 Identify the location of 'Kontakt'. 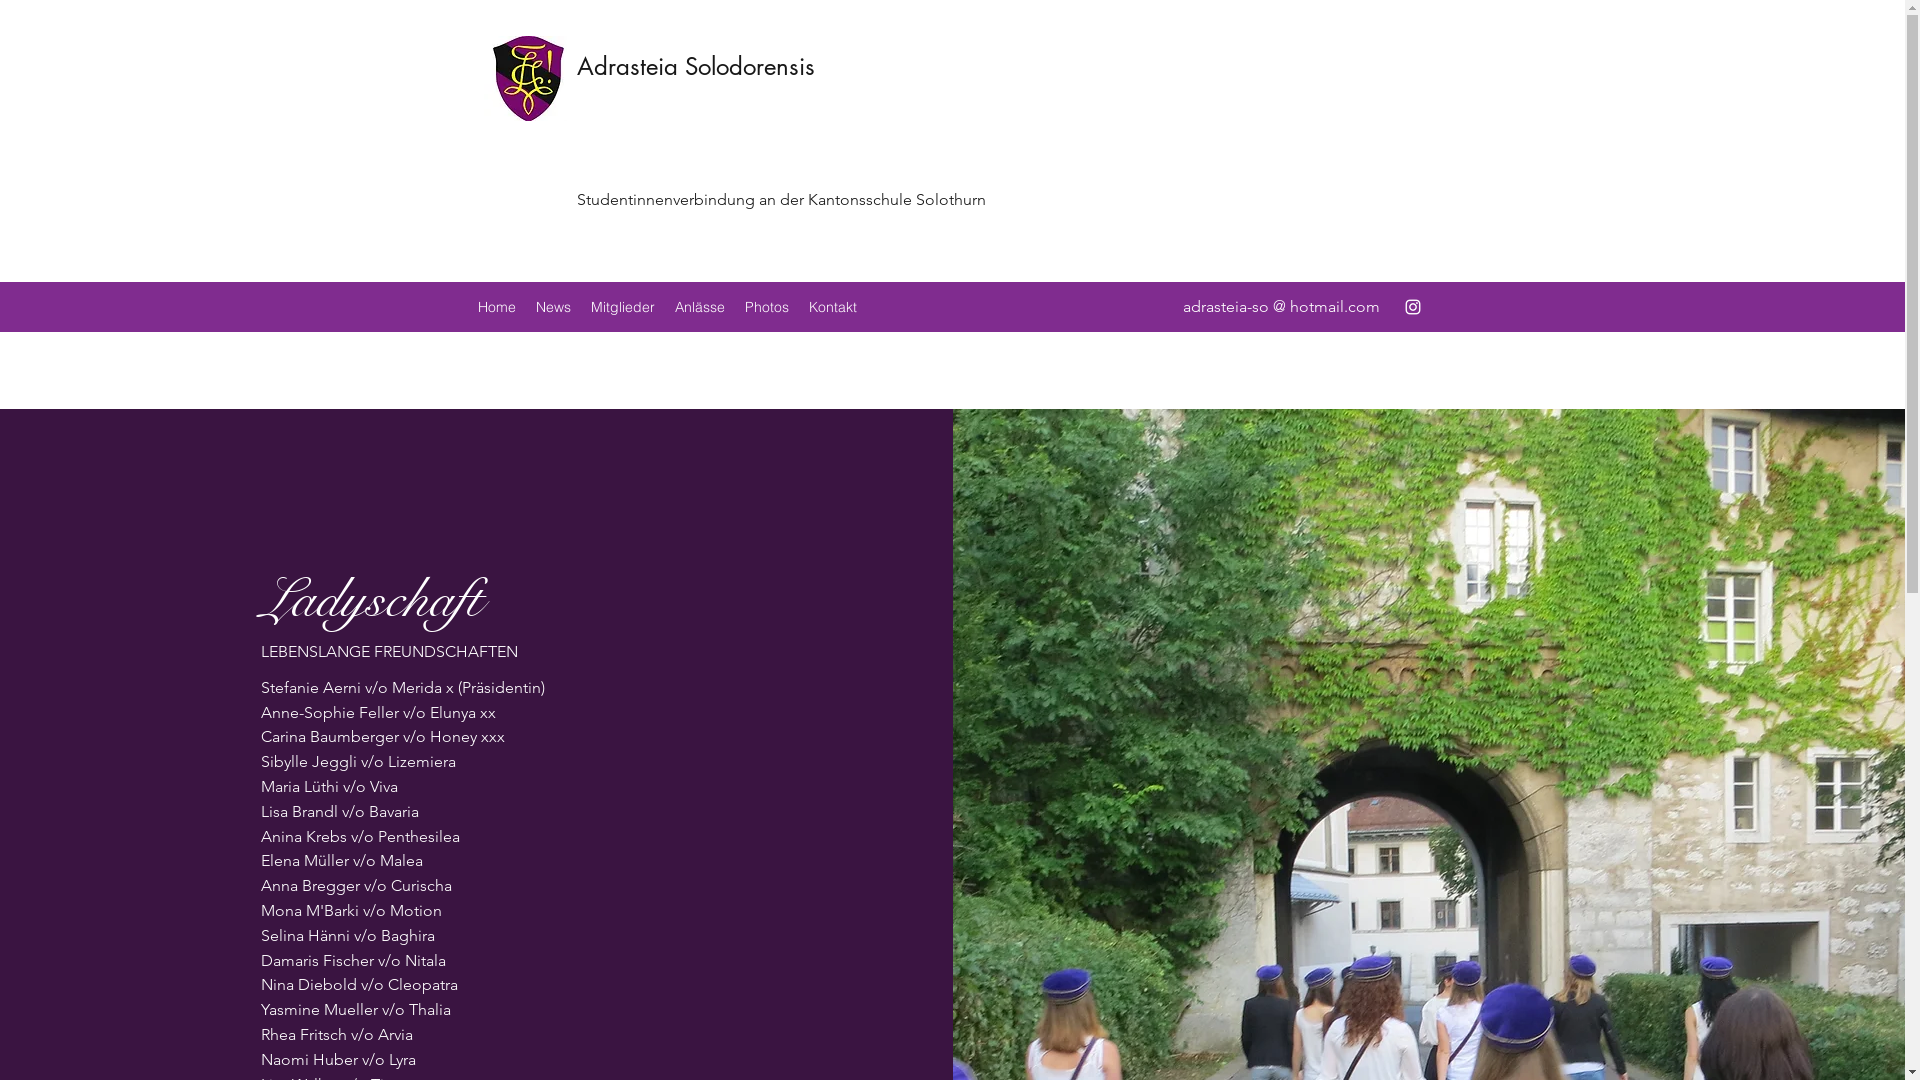
(831, 307).